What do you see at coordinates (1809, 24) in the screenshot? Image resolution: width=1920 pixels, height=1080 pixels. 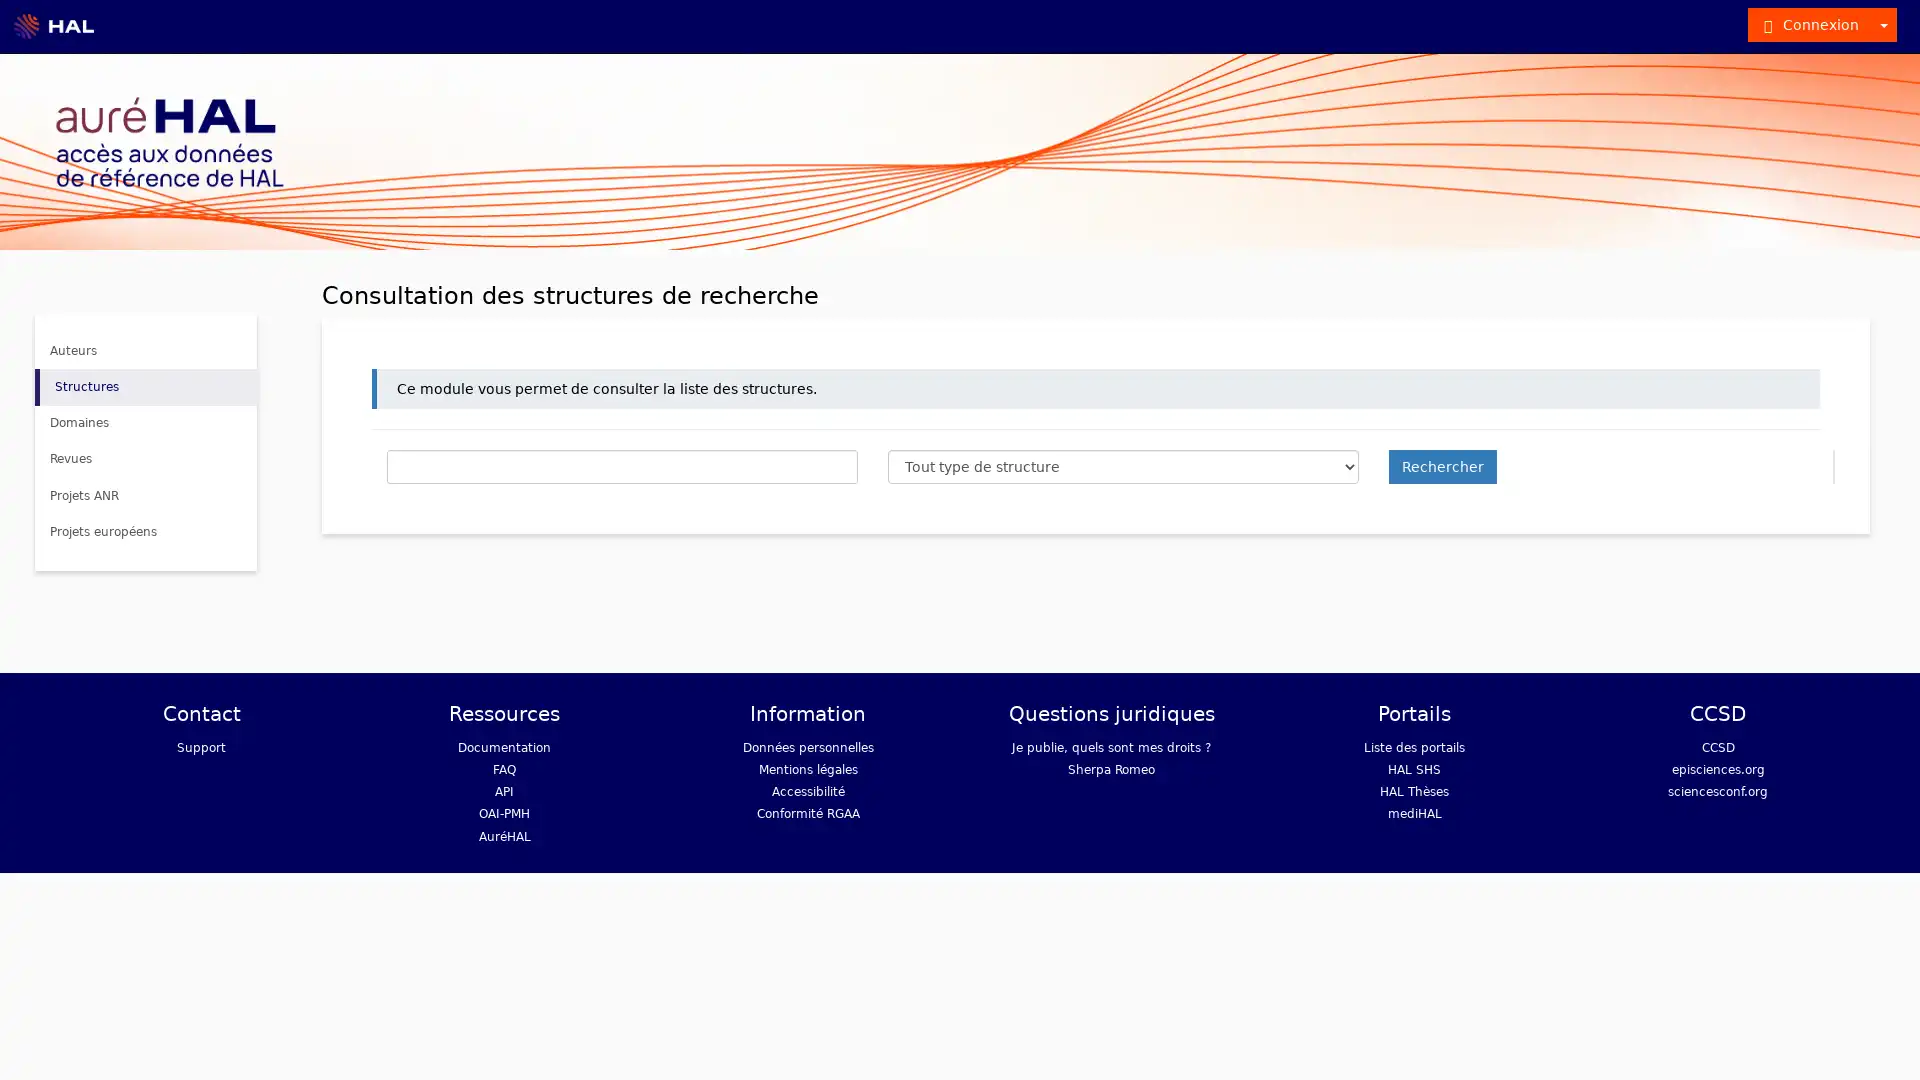 I see `Connexion` at bounding box center [1809, 24].